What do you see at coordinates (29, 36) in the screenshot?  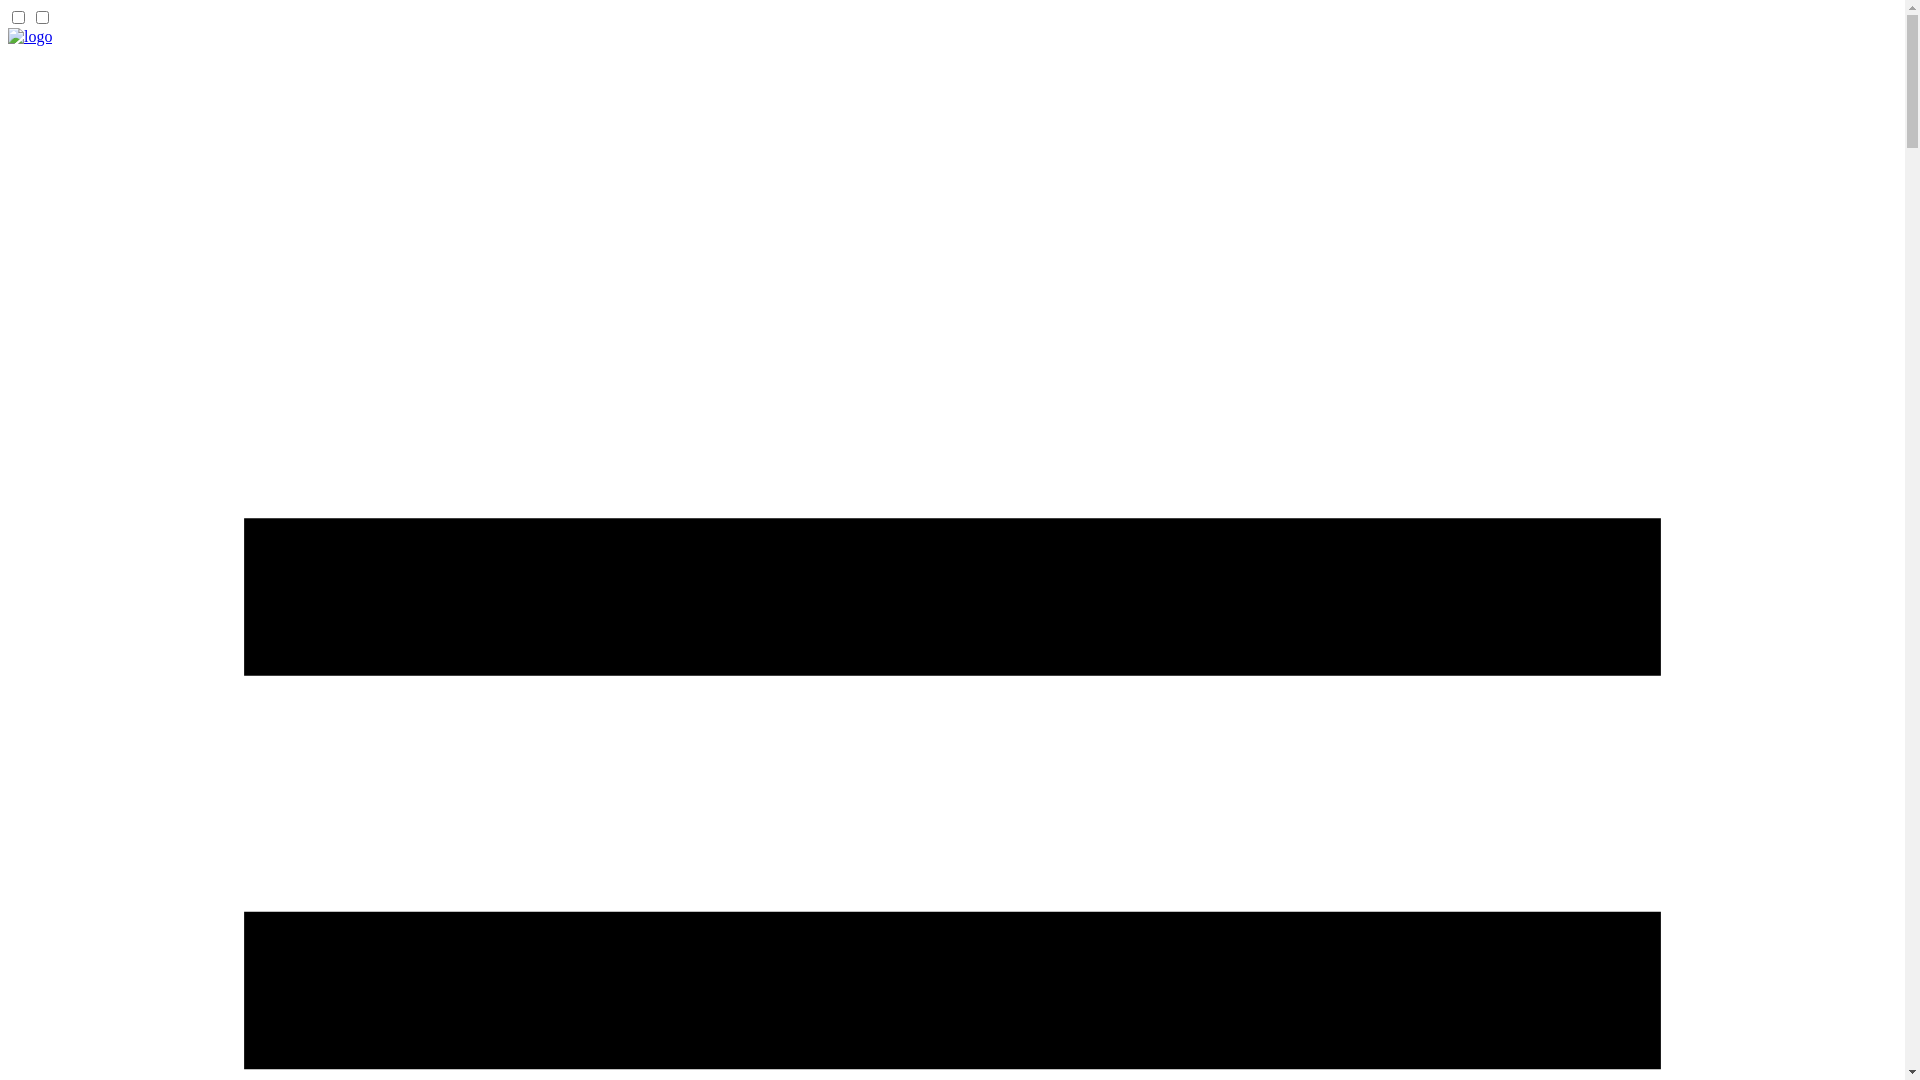 I see `'COS2000'` at bounding box center [29, 36].